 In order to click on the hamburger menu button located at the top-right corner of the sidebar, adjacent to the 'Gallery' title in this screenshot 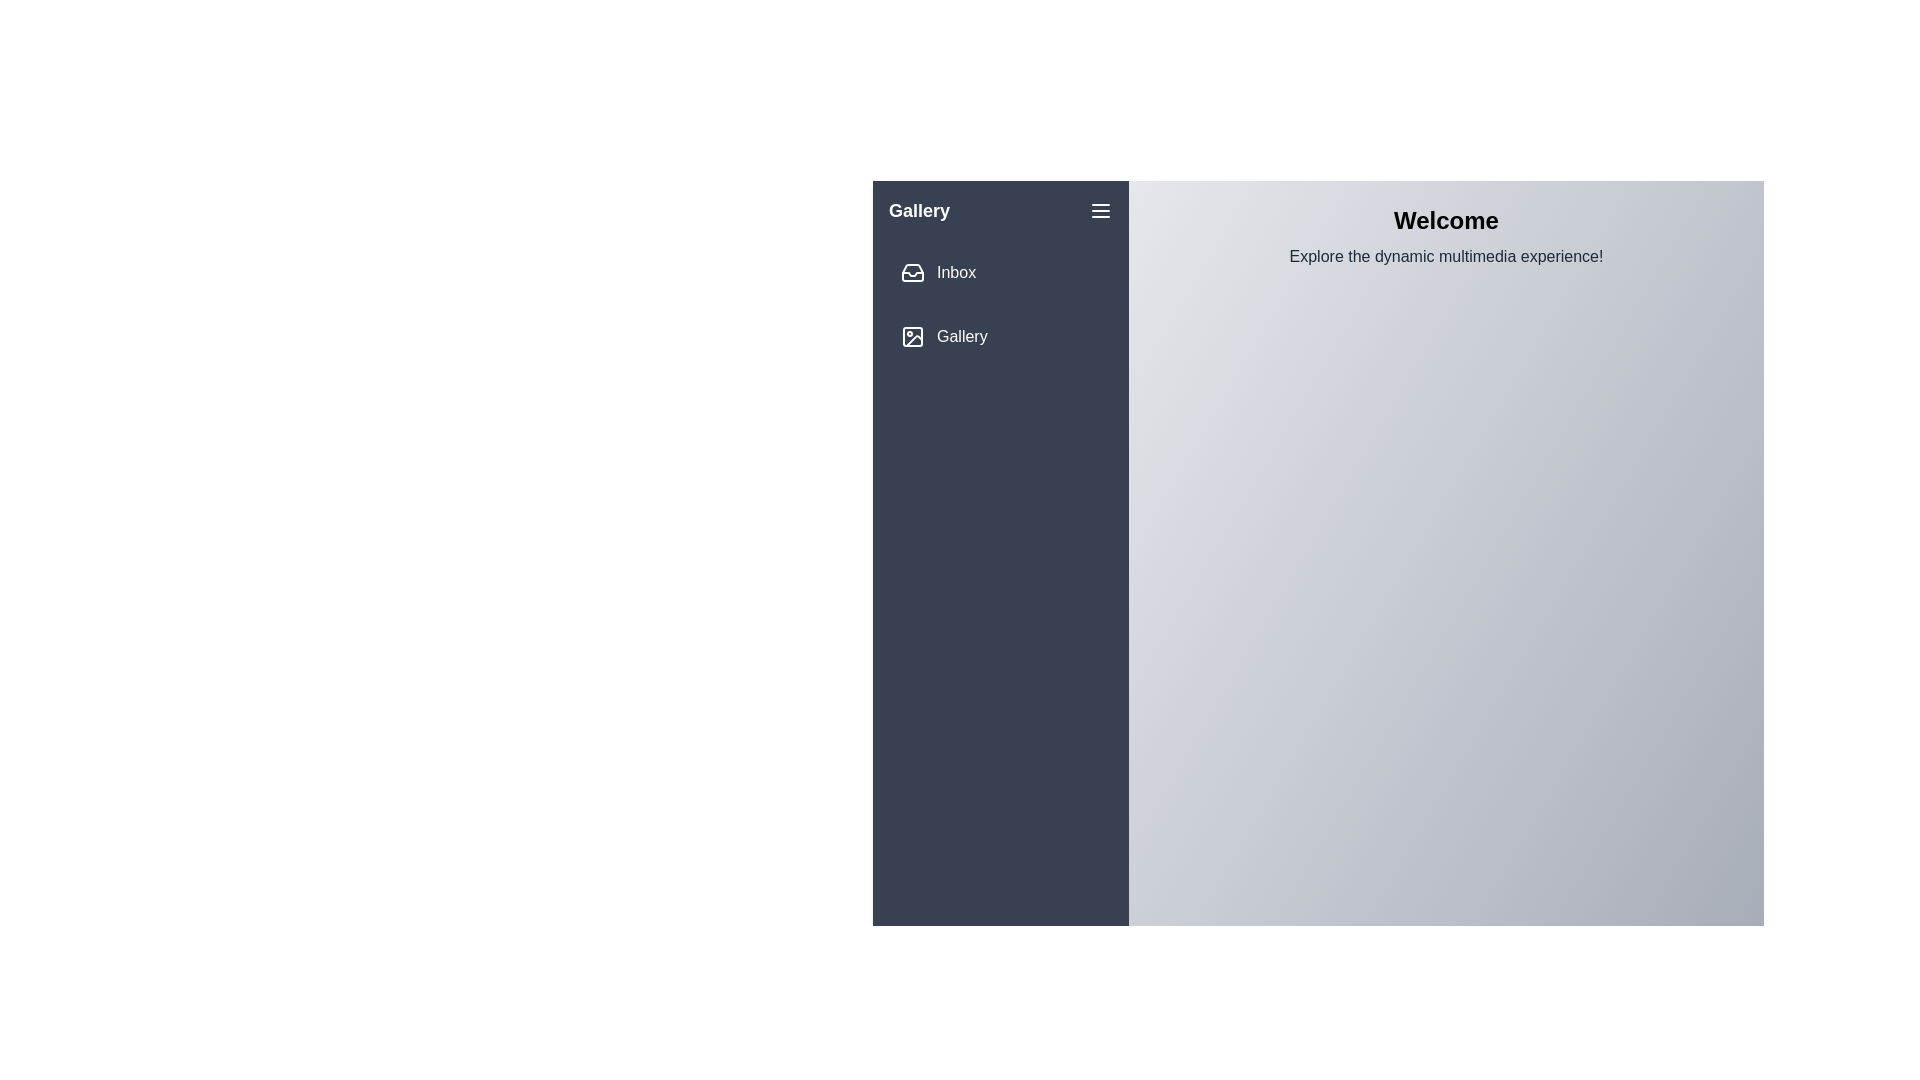, I will do `click(1099, 211)`.